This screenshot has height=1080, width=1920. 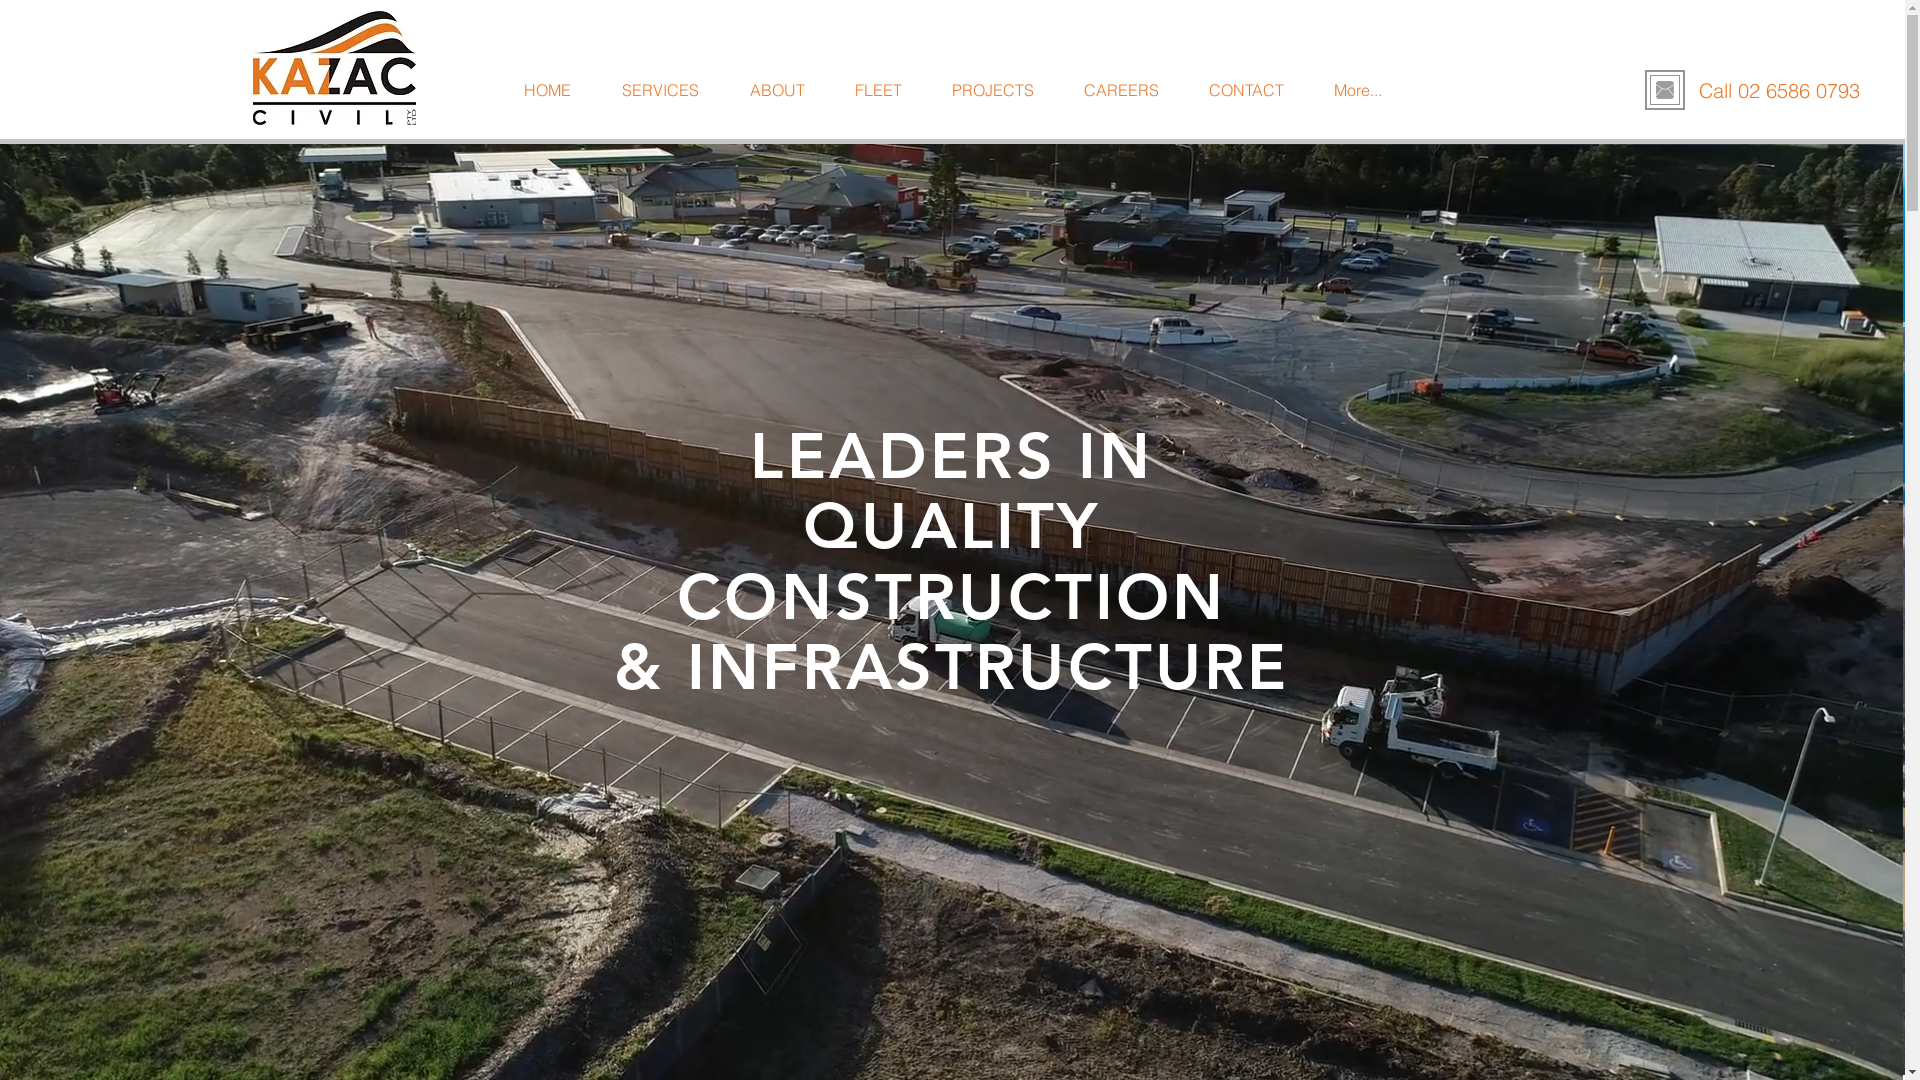 I want to click on 'CAREERS', so click(x=1059, y=90).